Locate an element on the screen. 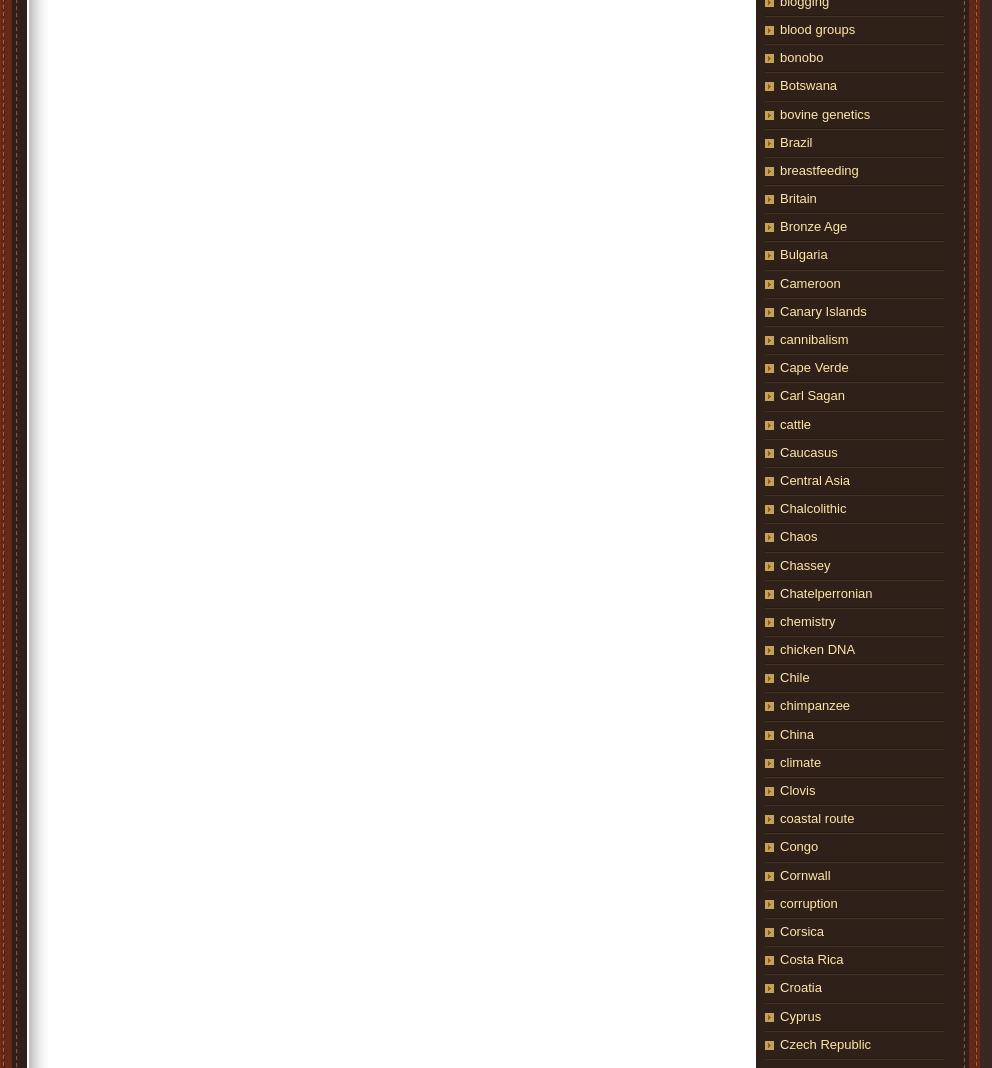  'bovine genetics' is located at coordinates (825, 112).